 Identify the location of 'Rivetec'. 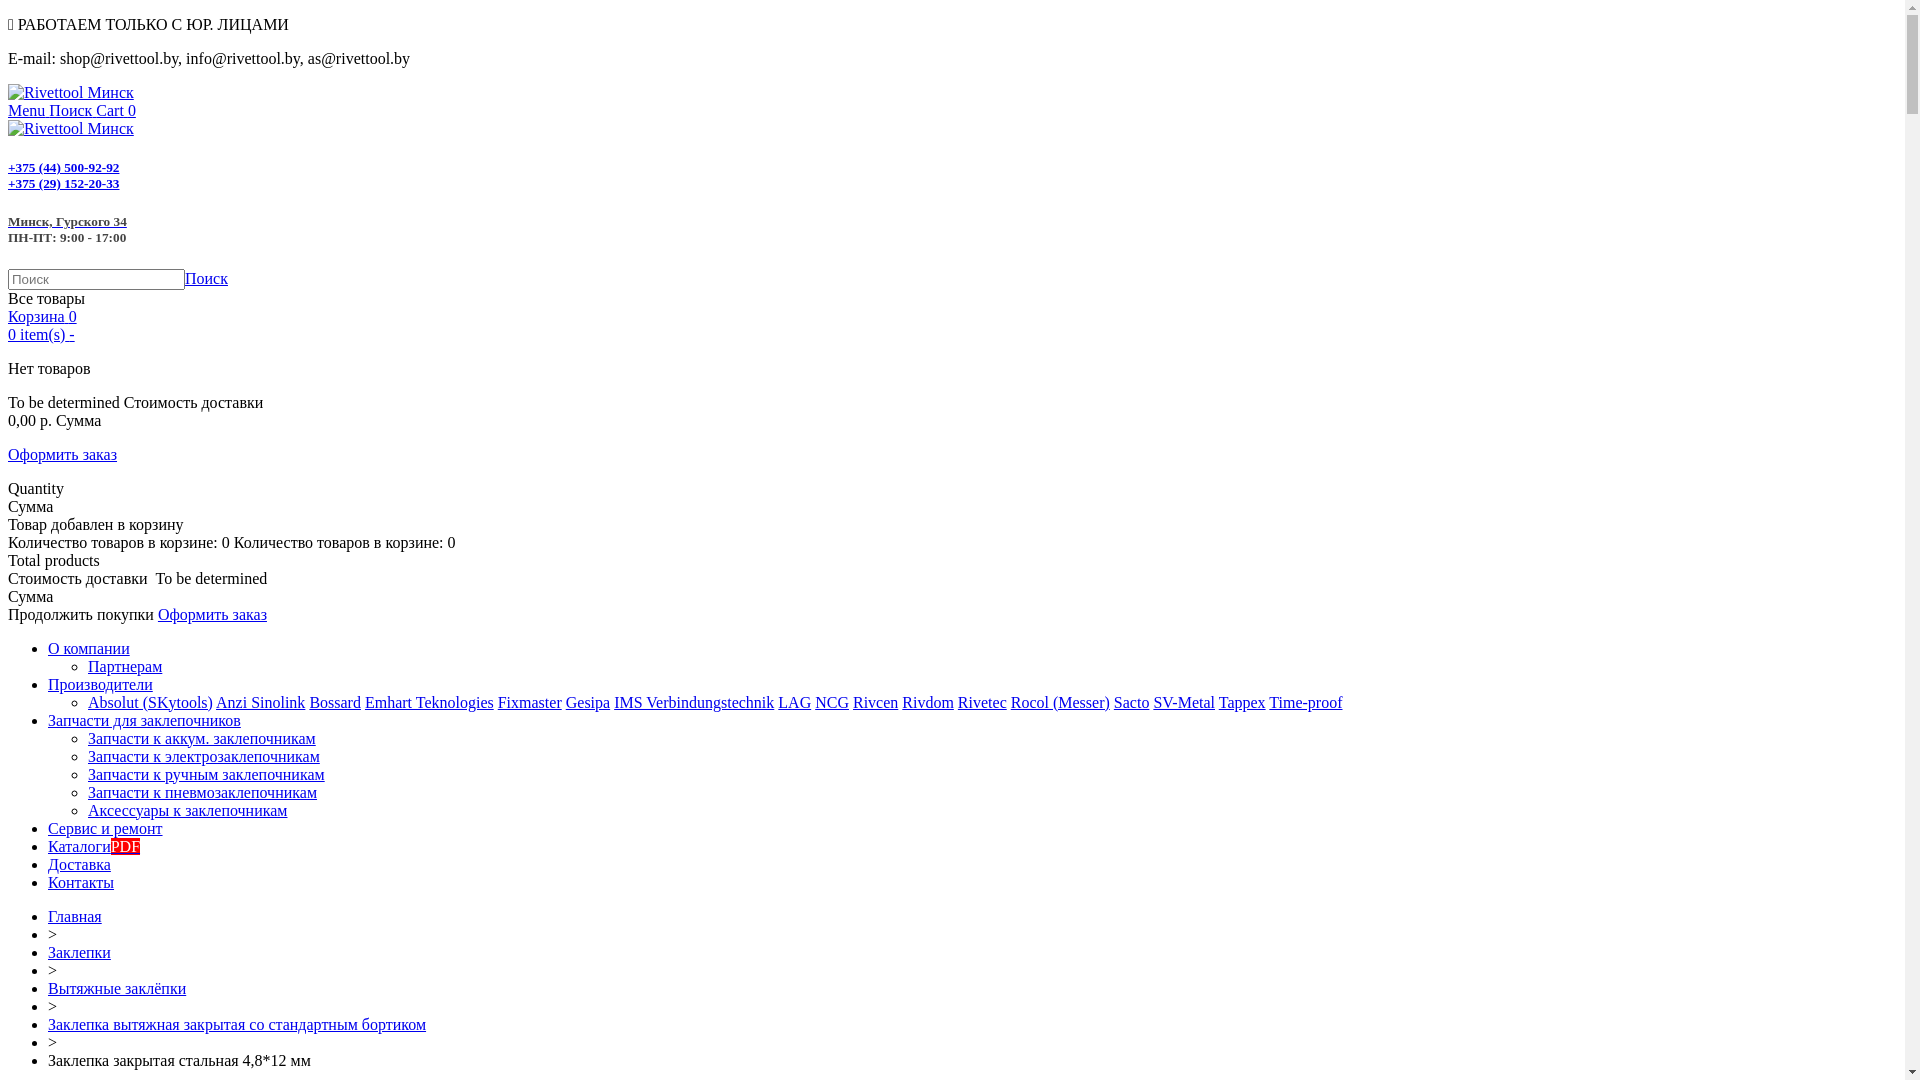
(982, 701).